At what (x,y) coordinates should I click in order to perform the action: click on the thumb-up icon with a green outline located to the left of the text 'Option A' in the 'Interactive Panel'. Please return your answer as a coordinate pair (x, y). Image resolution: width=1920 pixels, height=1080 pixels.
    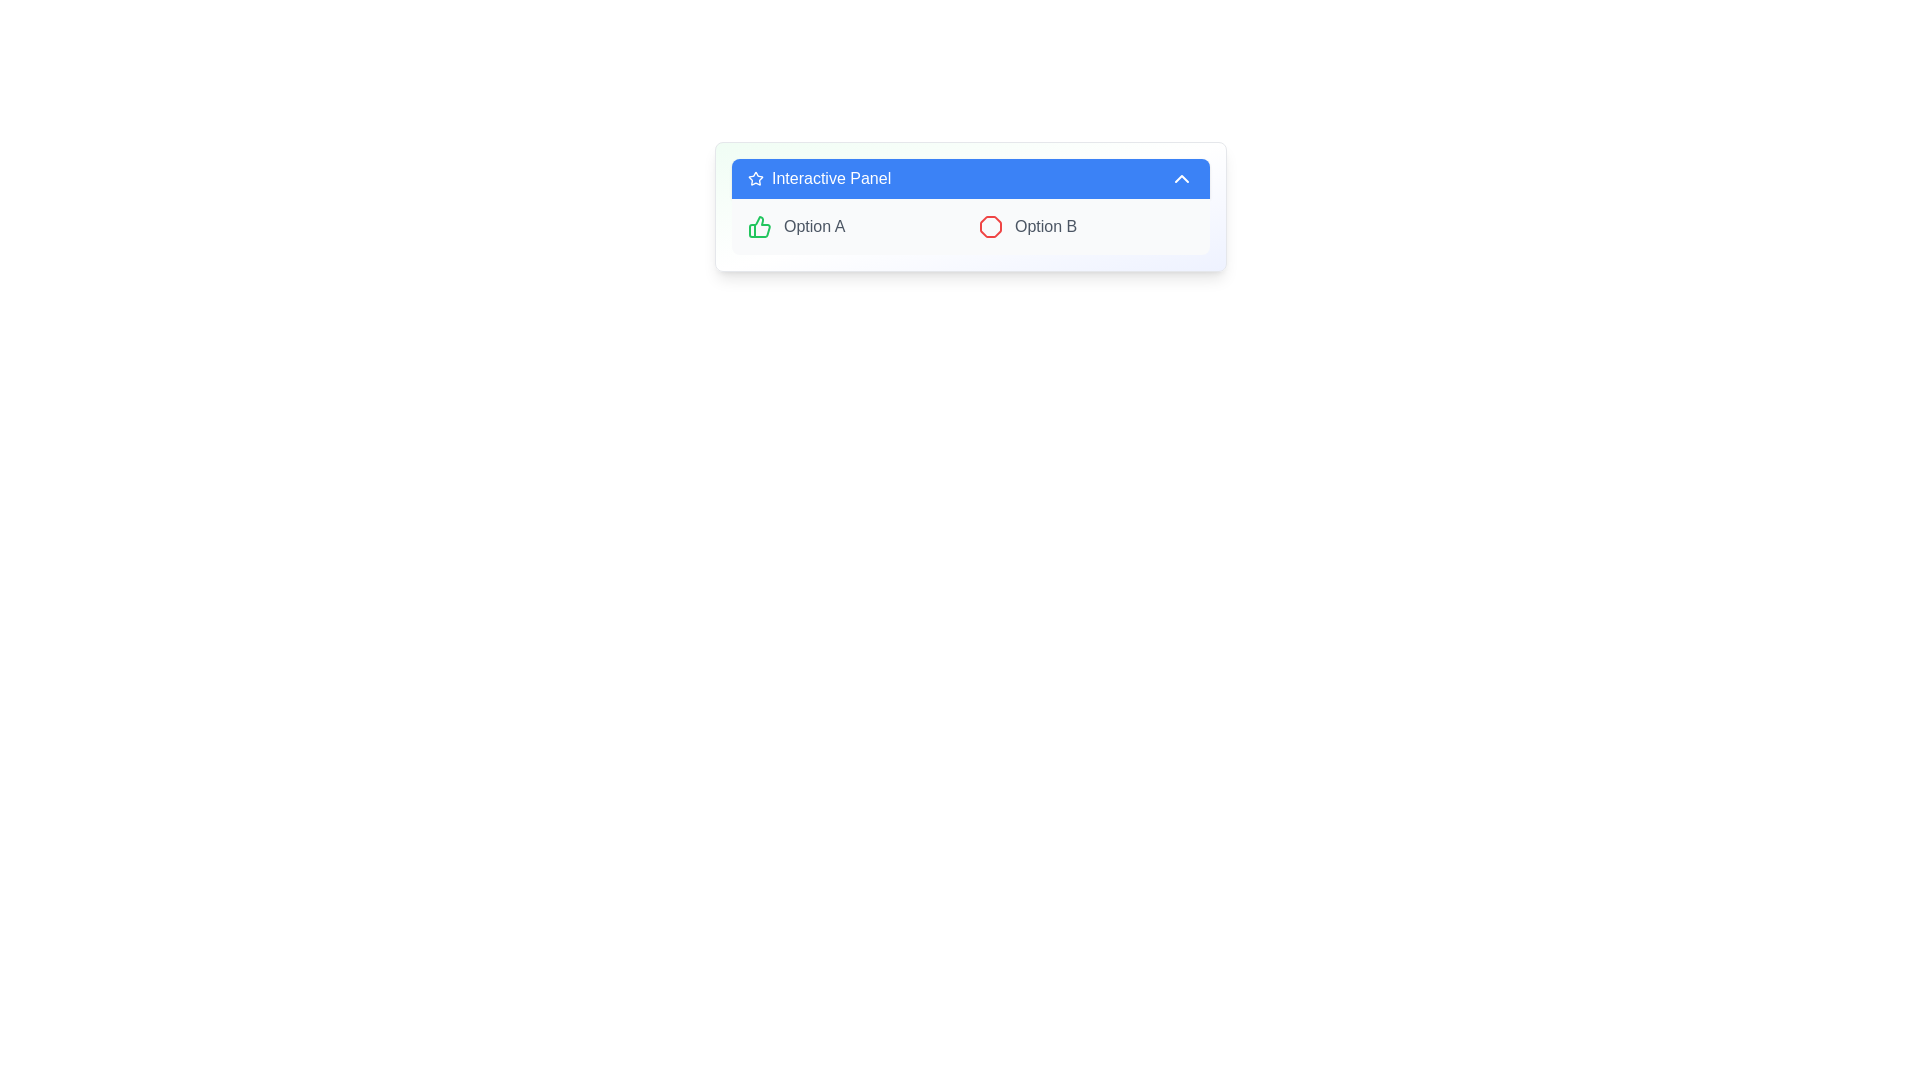
    Looking at the image, I should click on (758, 226).